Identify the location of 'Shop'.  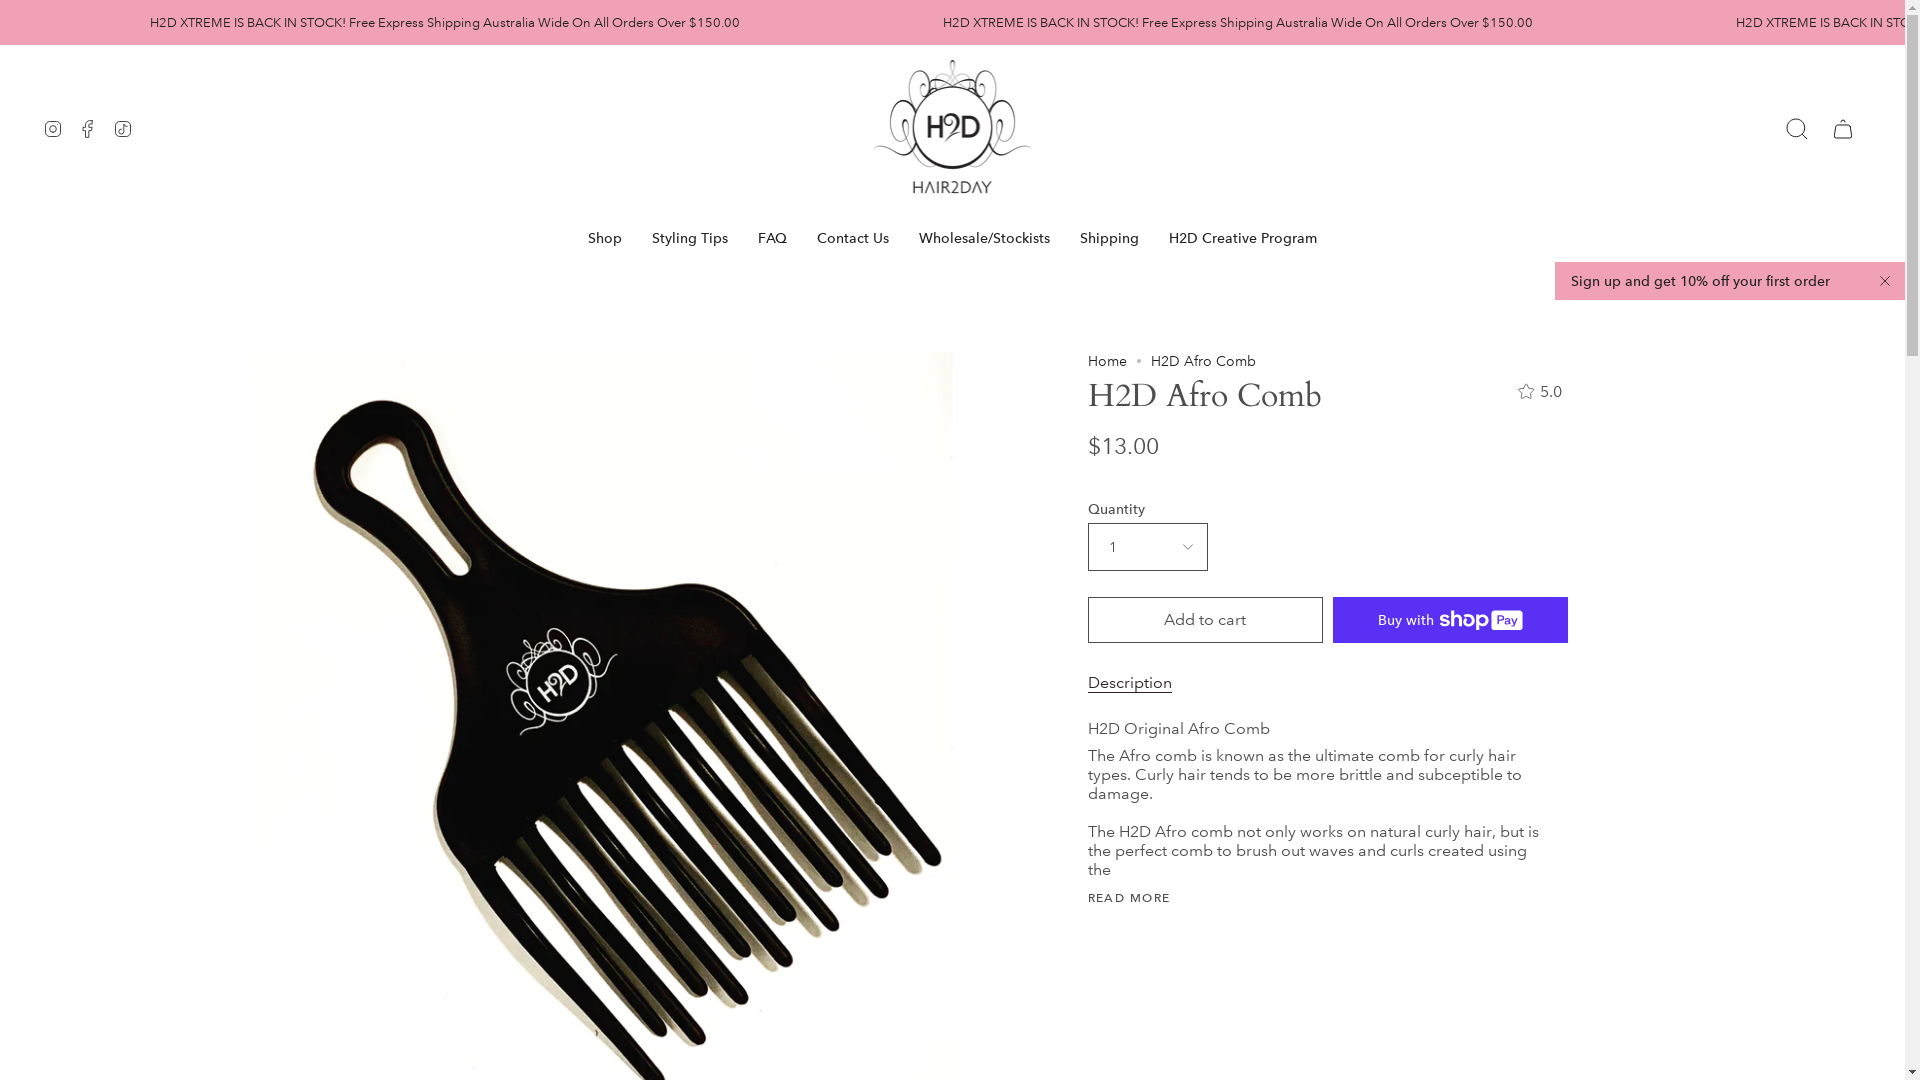
(603, 237).